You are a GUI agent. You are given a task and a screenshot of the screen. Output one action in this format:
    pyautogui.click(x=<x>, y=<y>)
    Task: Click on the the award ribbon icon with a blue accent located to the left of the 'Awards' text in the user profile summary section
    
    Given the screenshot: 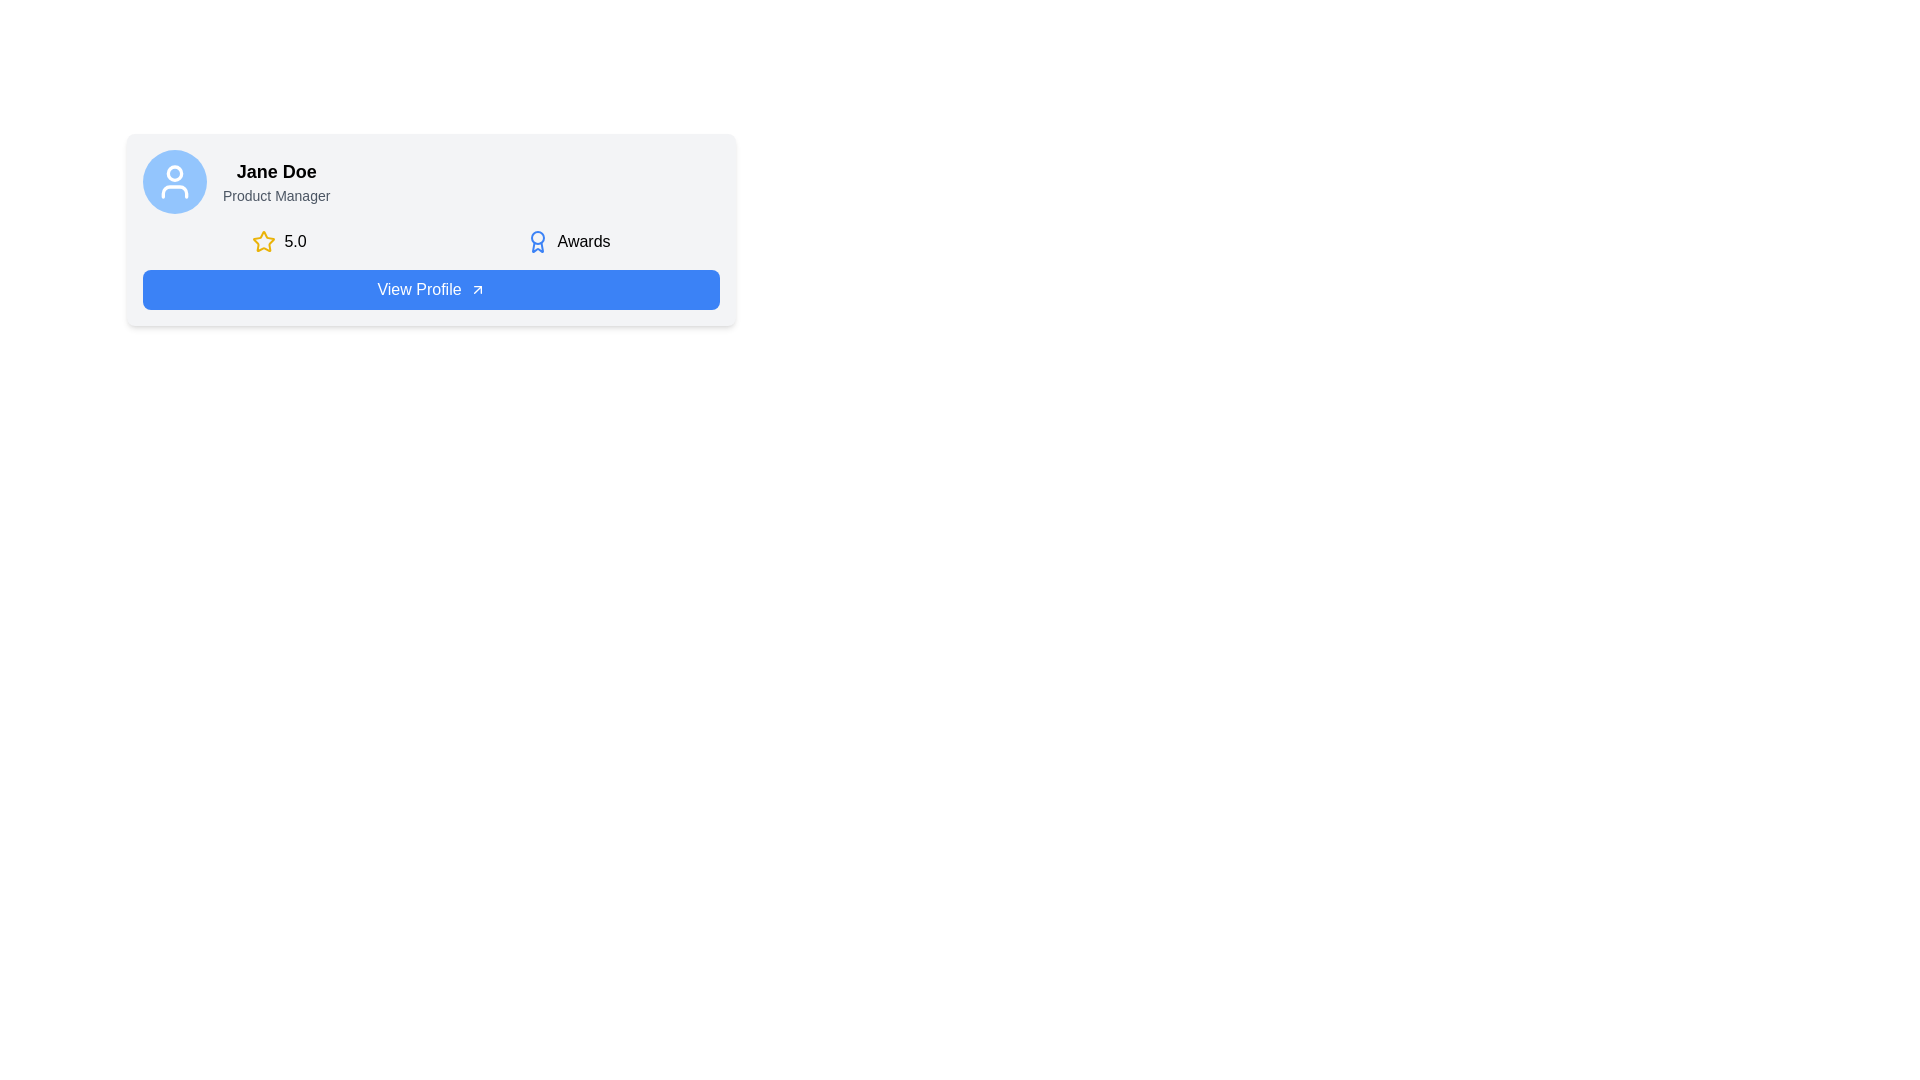 What is the action you would take?
    pyautogui.click(x=537, y=241)
    